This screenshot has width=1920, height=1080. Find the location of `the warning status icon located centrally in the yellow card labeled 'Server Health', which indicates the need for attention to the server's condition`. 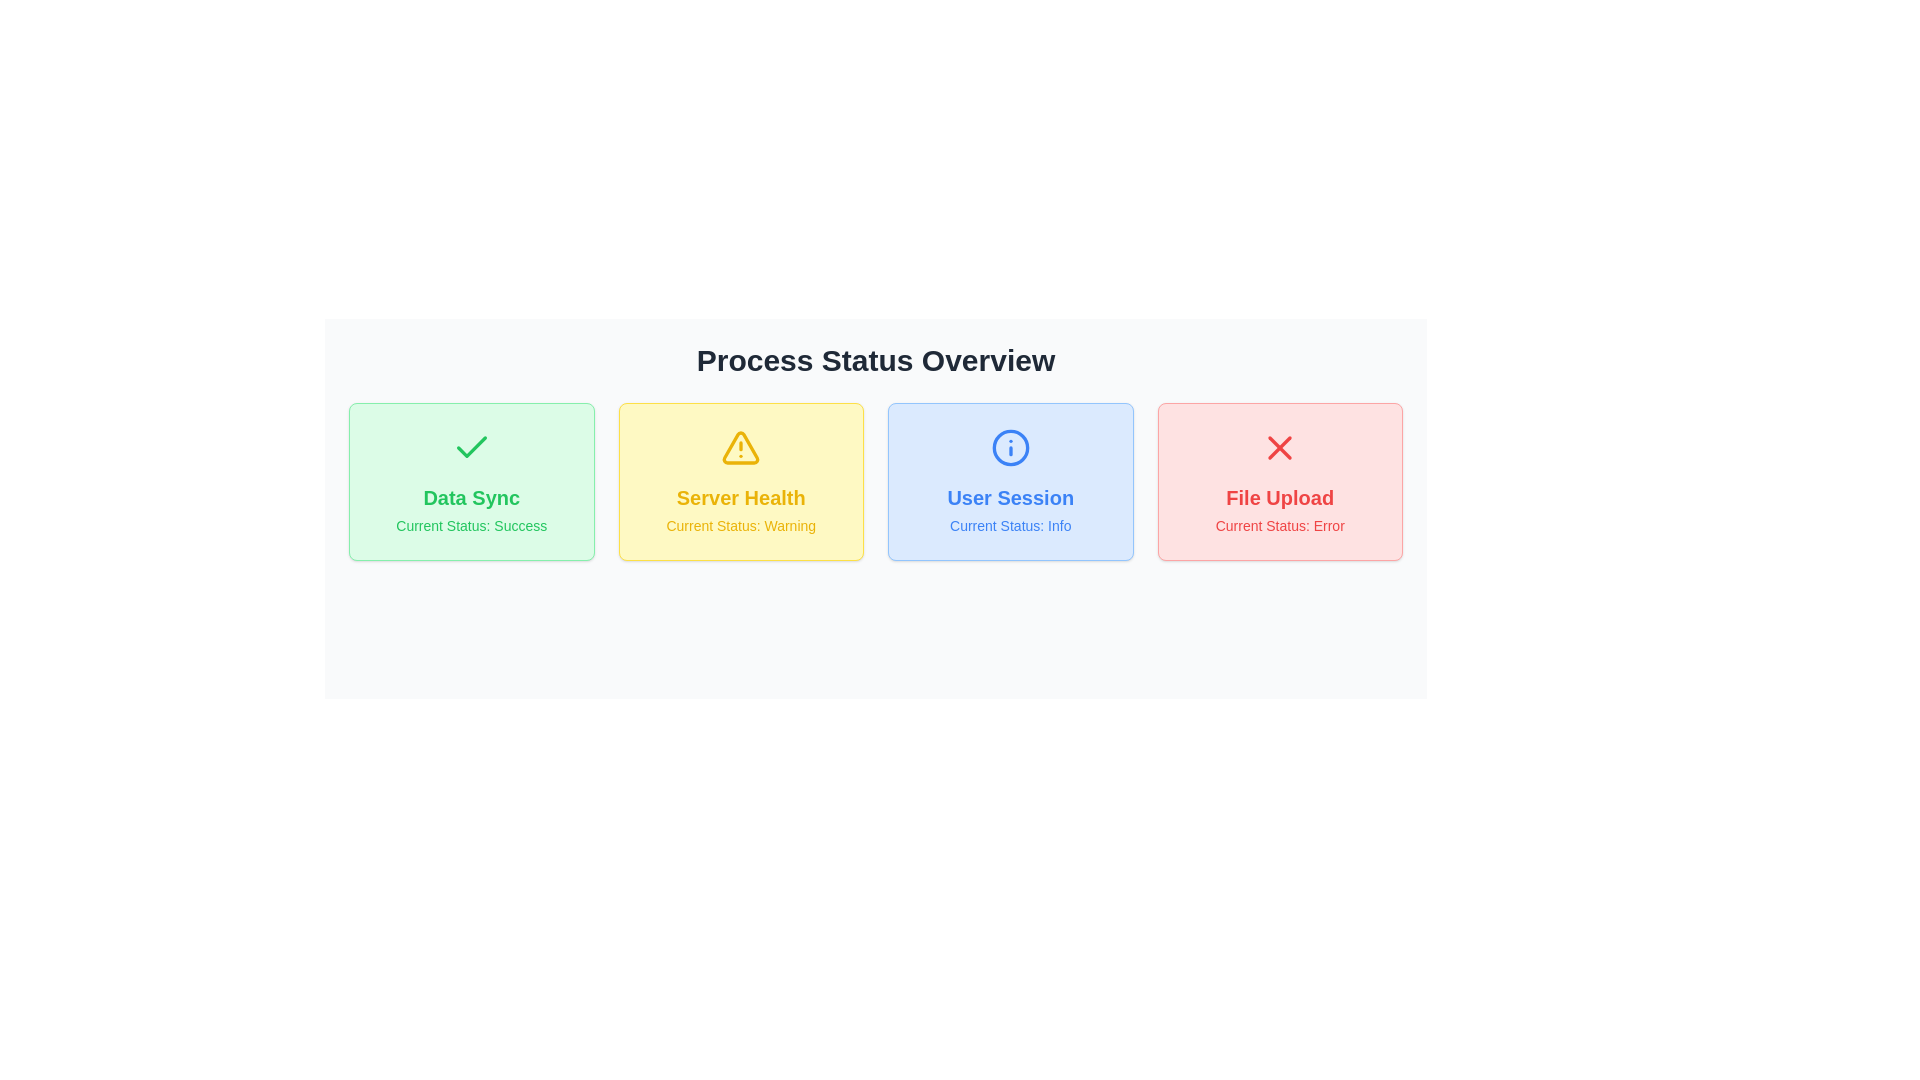

the warning status icon located centrally in the yellow card labeled 'Server Health', which indicates the need for attention to the server's condition is located at coordinates (740, 446).